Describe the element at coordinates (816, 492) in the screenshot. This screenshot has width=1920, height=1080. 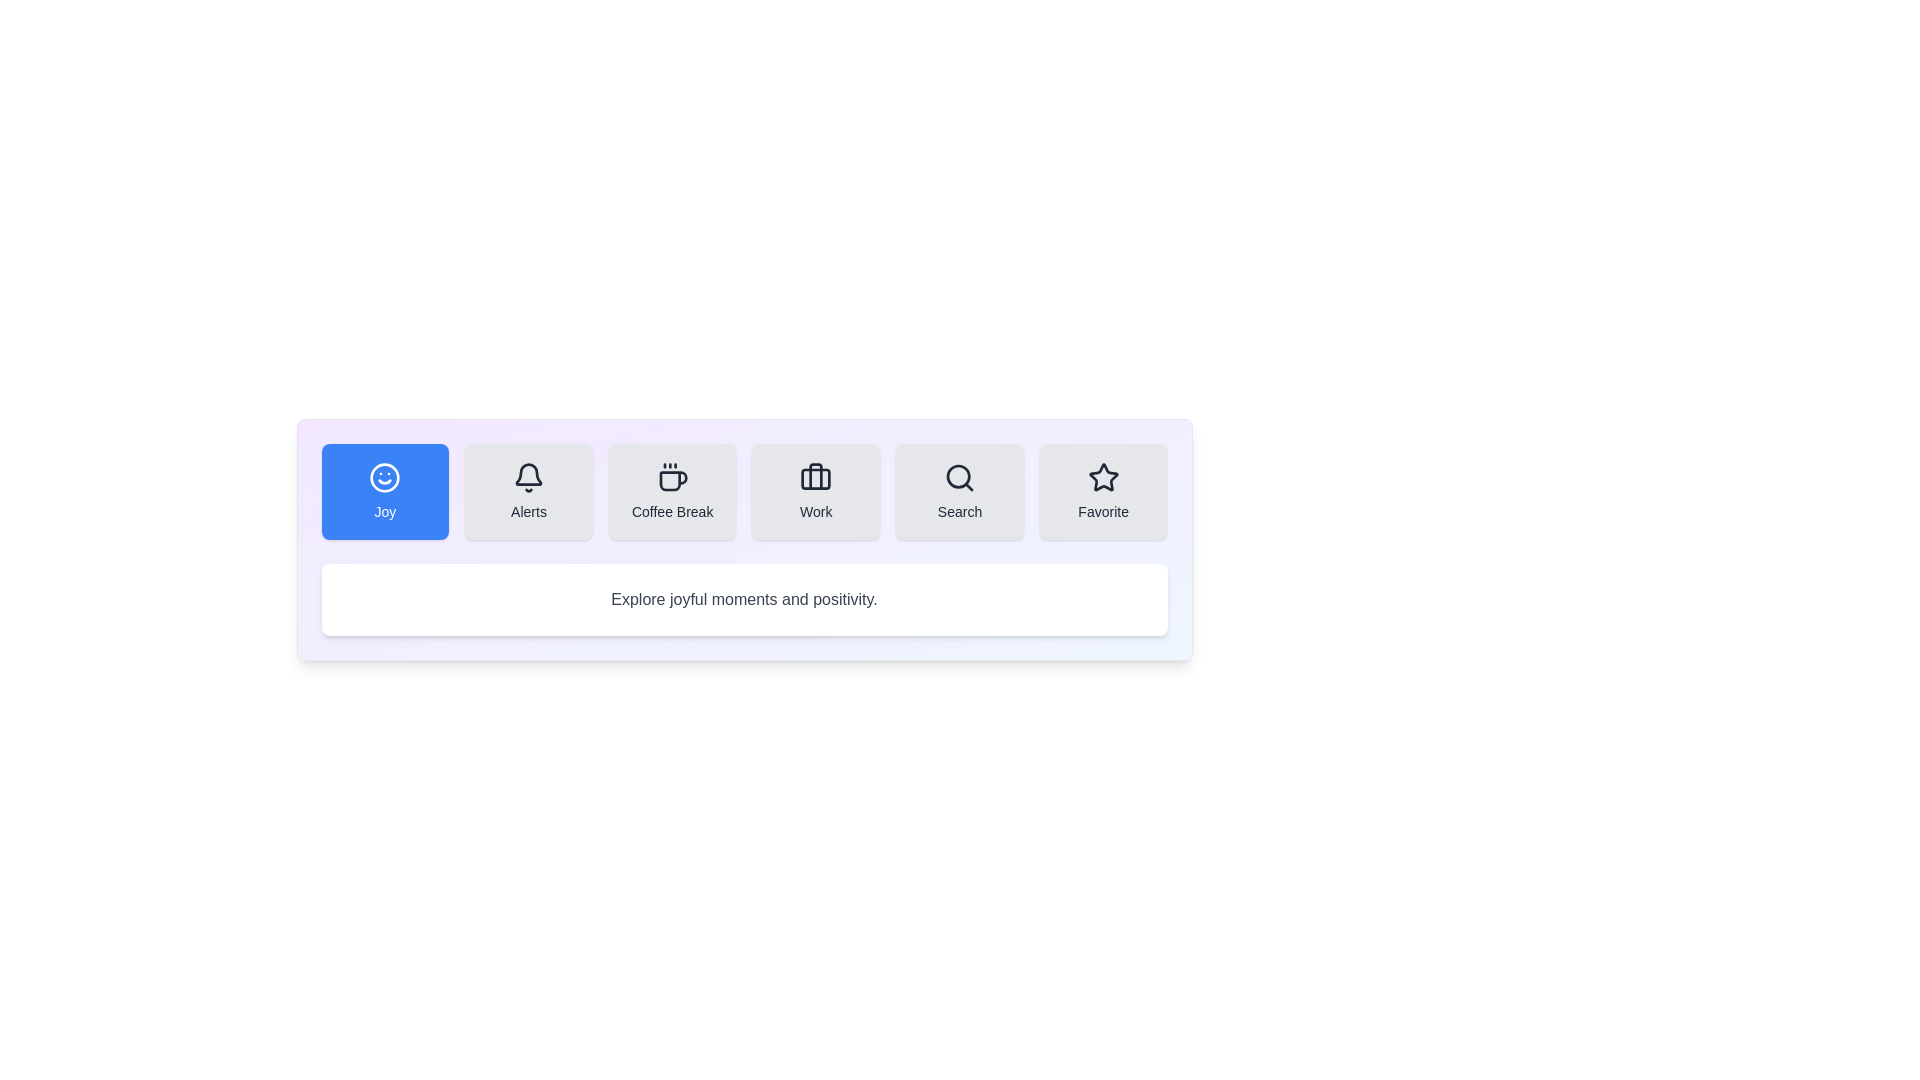
I see `the Work tab to switch its content` at that location.